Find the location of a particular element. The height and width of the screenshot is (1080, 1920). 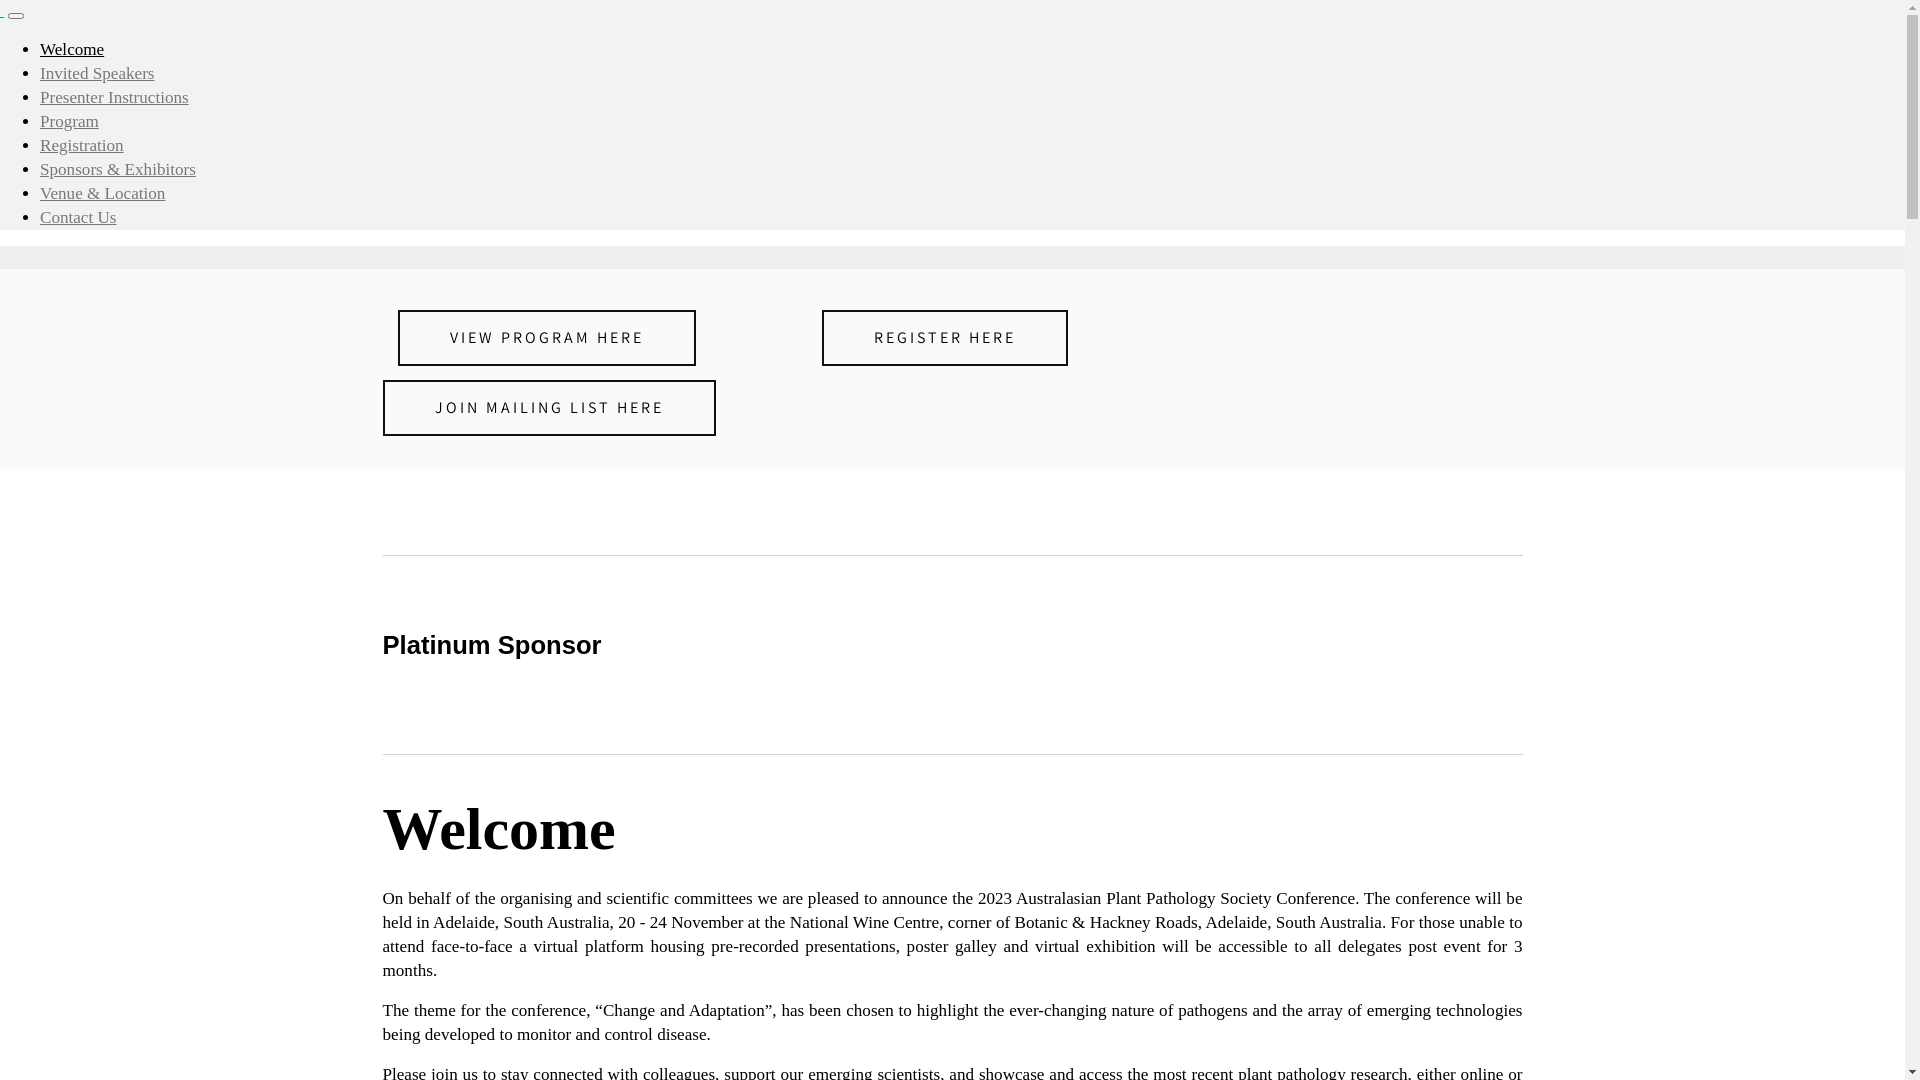

'JOIN MAILING LIST HERE' is located at coordinates (382, 407).